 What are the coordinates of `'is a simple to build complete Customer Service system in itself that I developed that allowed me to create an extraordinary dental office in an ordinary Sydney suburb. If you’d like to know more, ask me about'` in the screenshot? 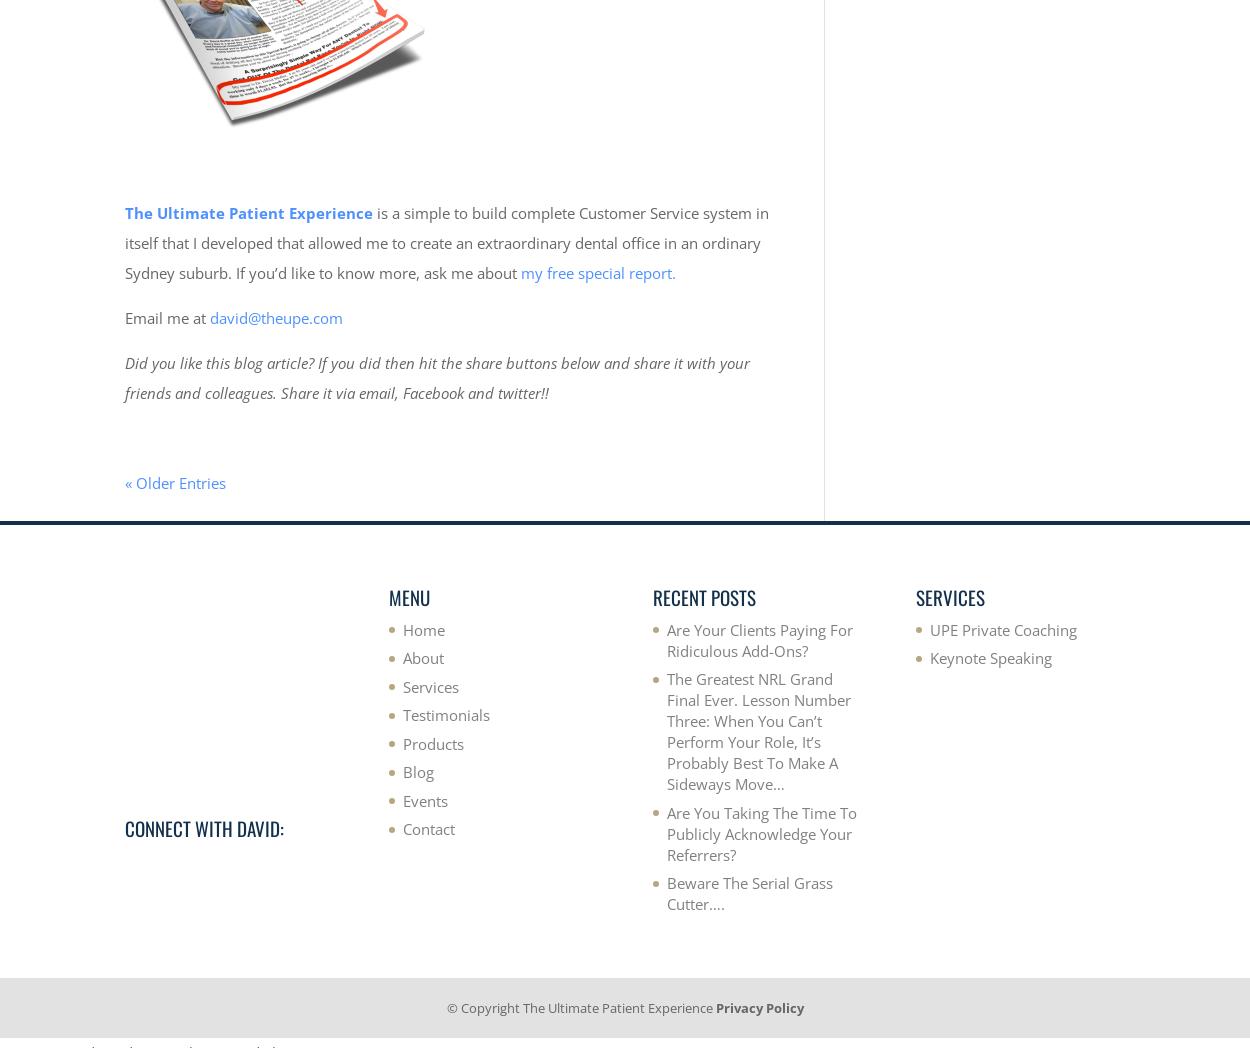 It's located at (445, 241).